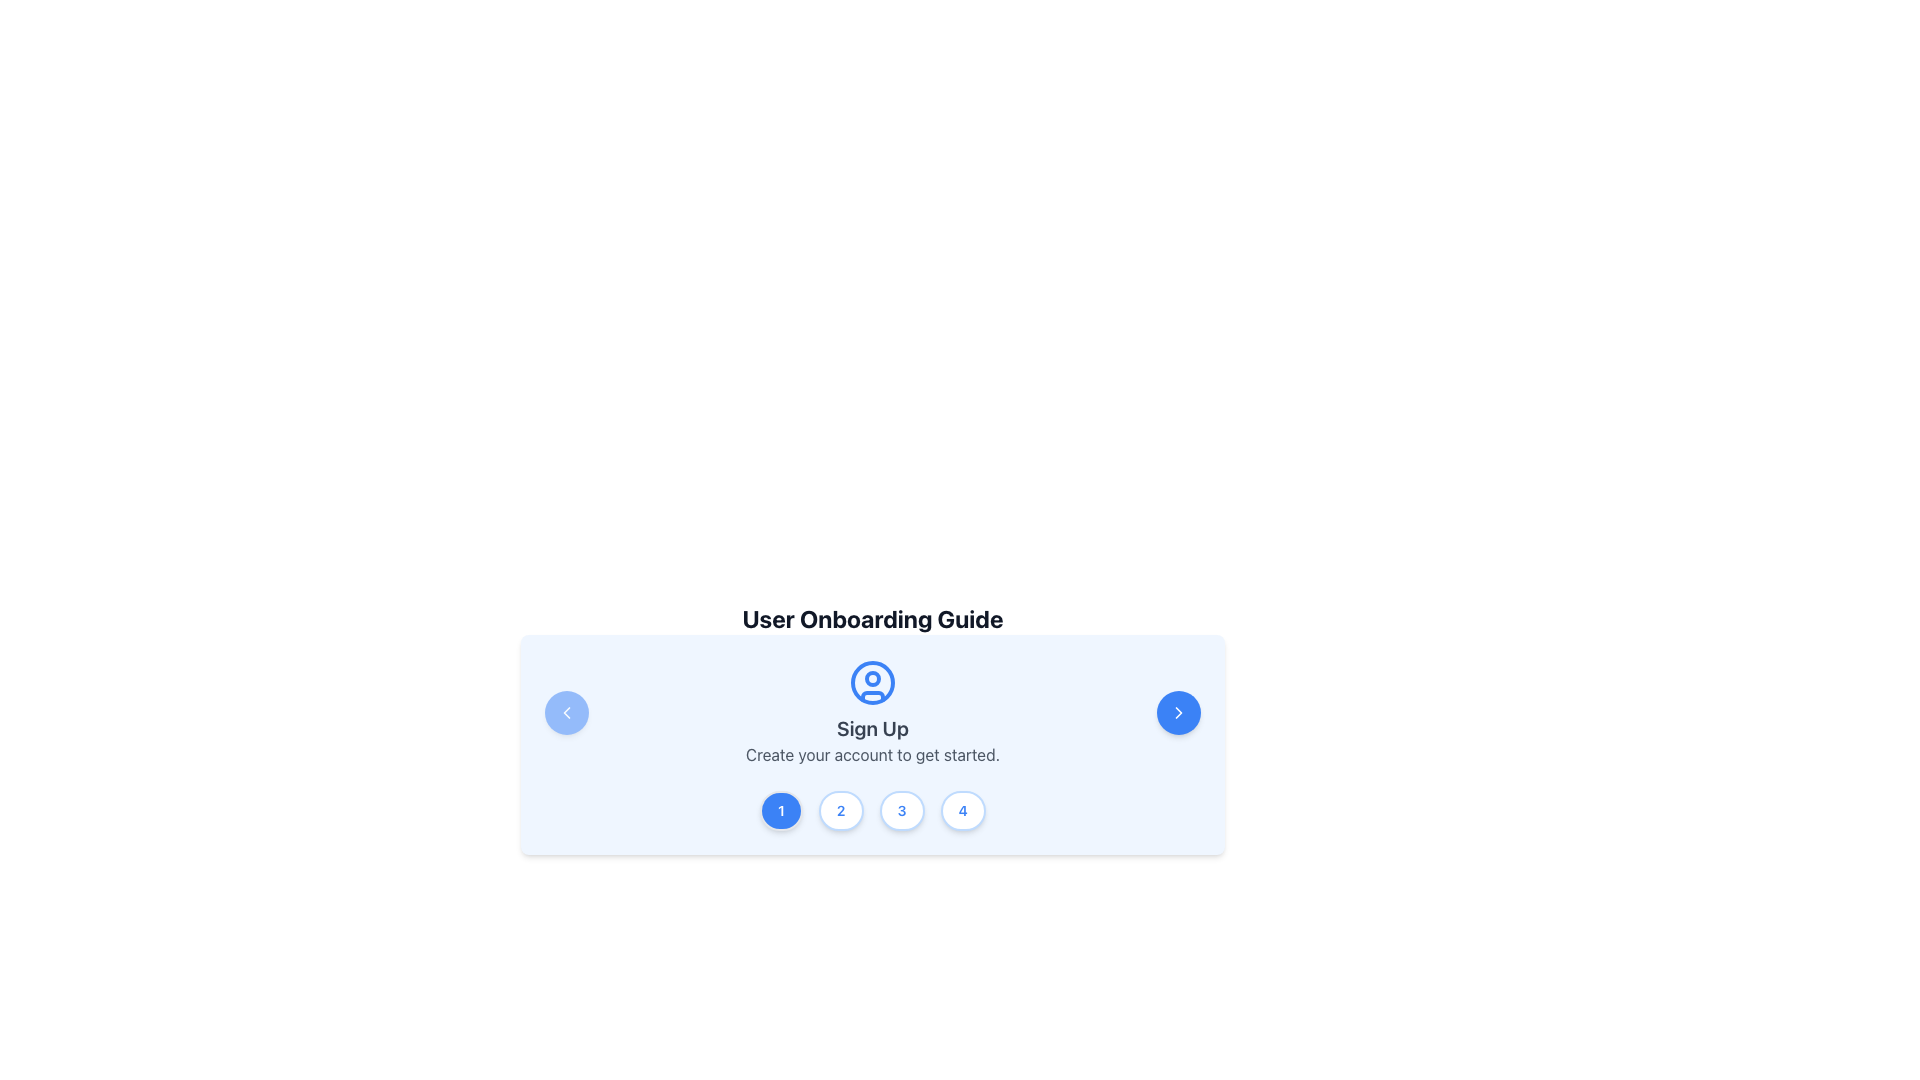  What do you see at coordinates (1179, 712) in the screenshot?
I see `the rightward chevron icon within the circular button at the bottom-right of the panel` at bounding box center [1179, 712].